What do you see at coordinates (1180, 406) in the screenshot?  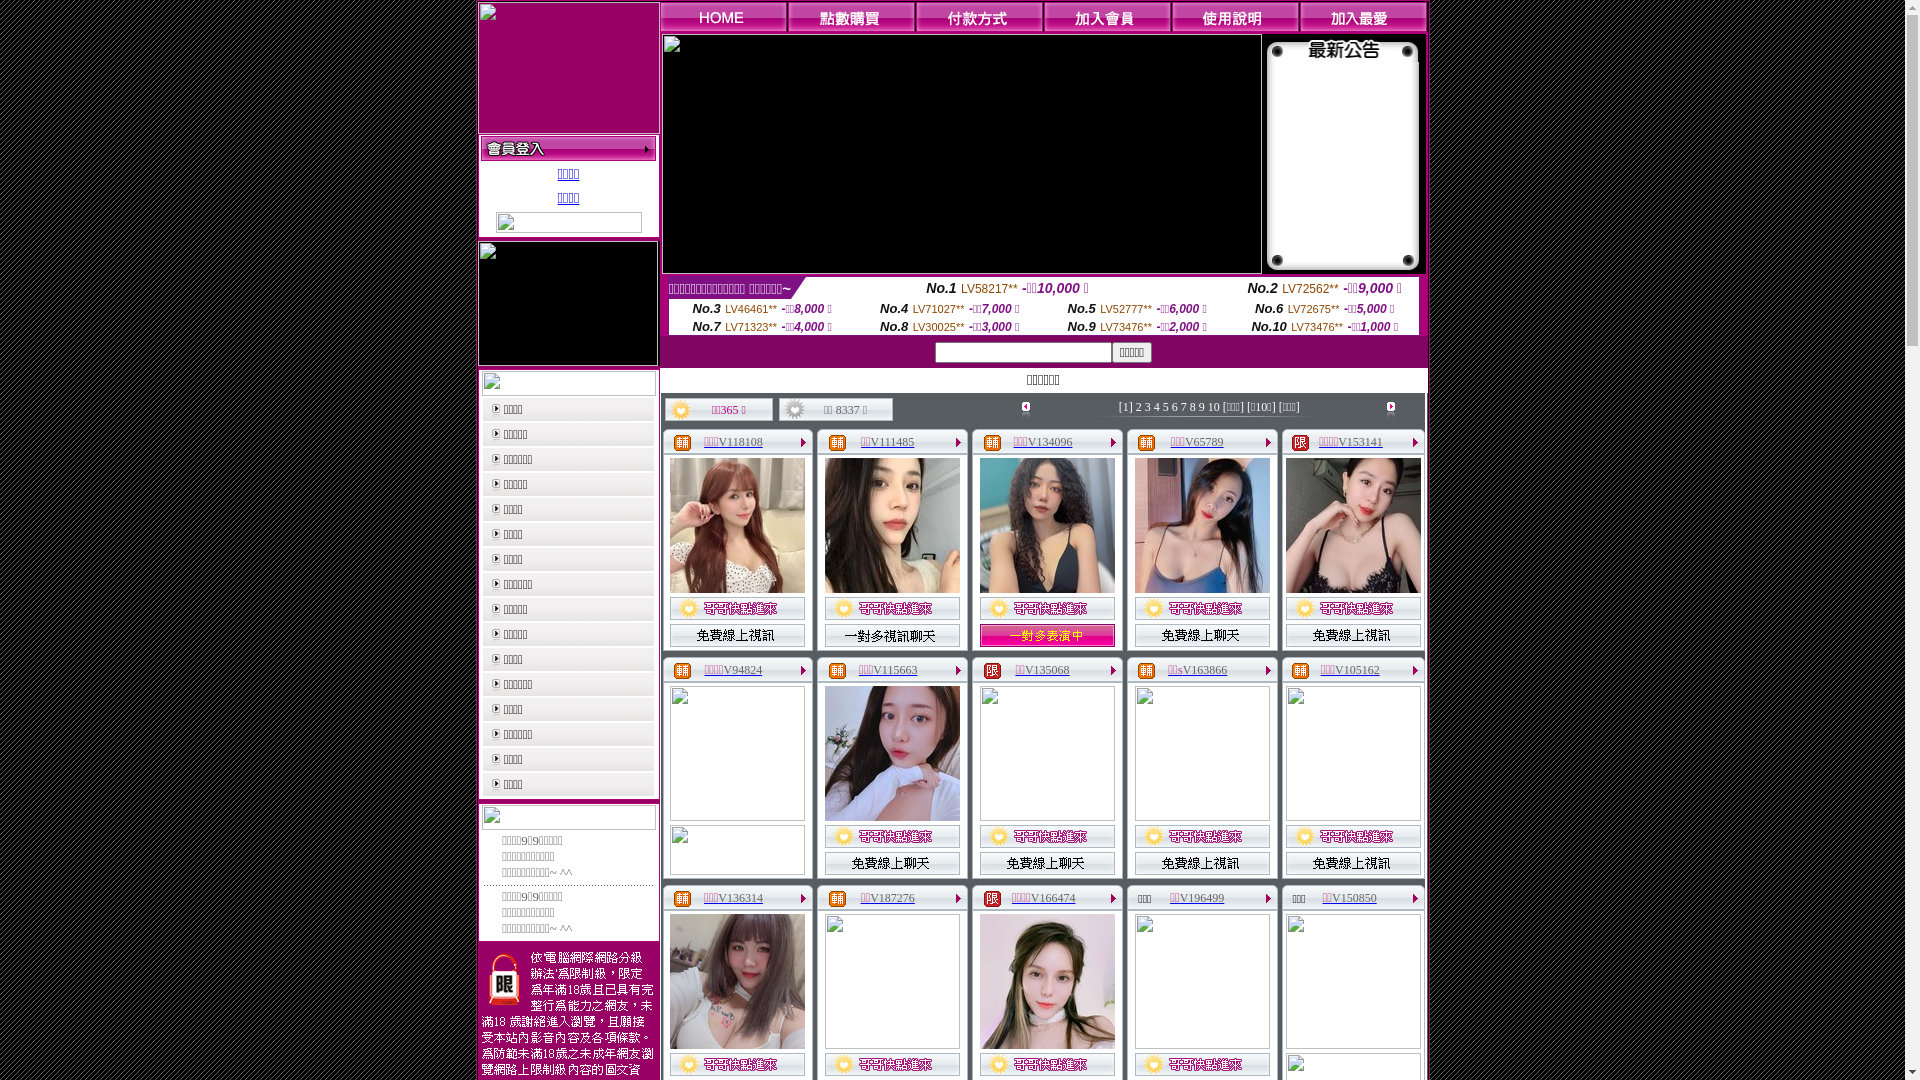 I see `'7'` at bounding box center [1180, 406].